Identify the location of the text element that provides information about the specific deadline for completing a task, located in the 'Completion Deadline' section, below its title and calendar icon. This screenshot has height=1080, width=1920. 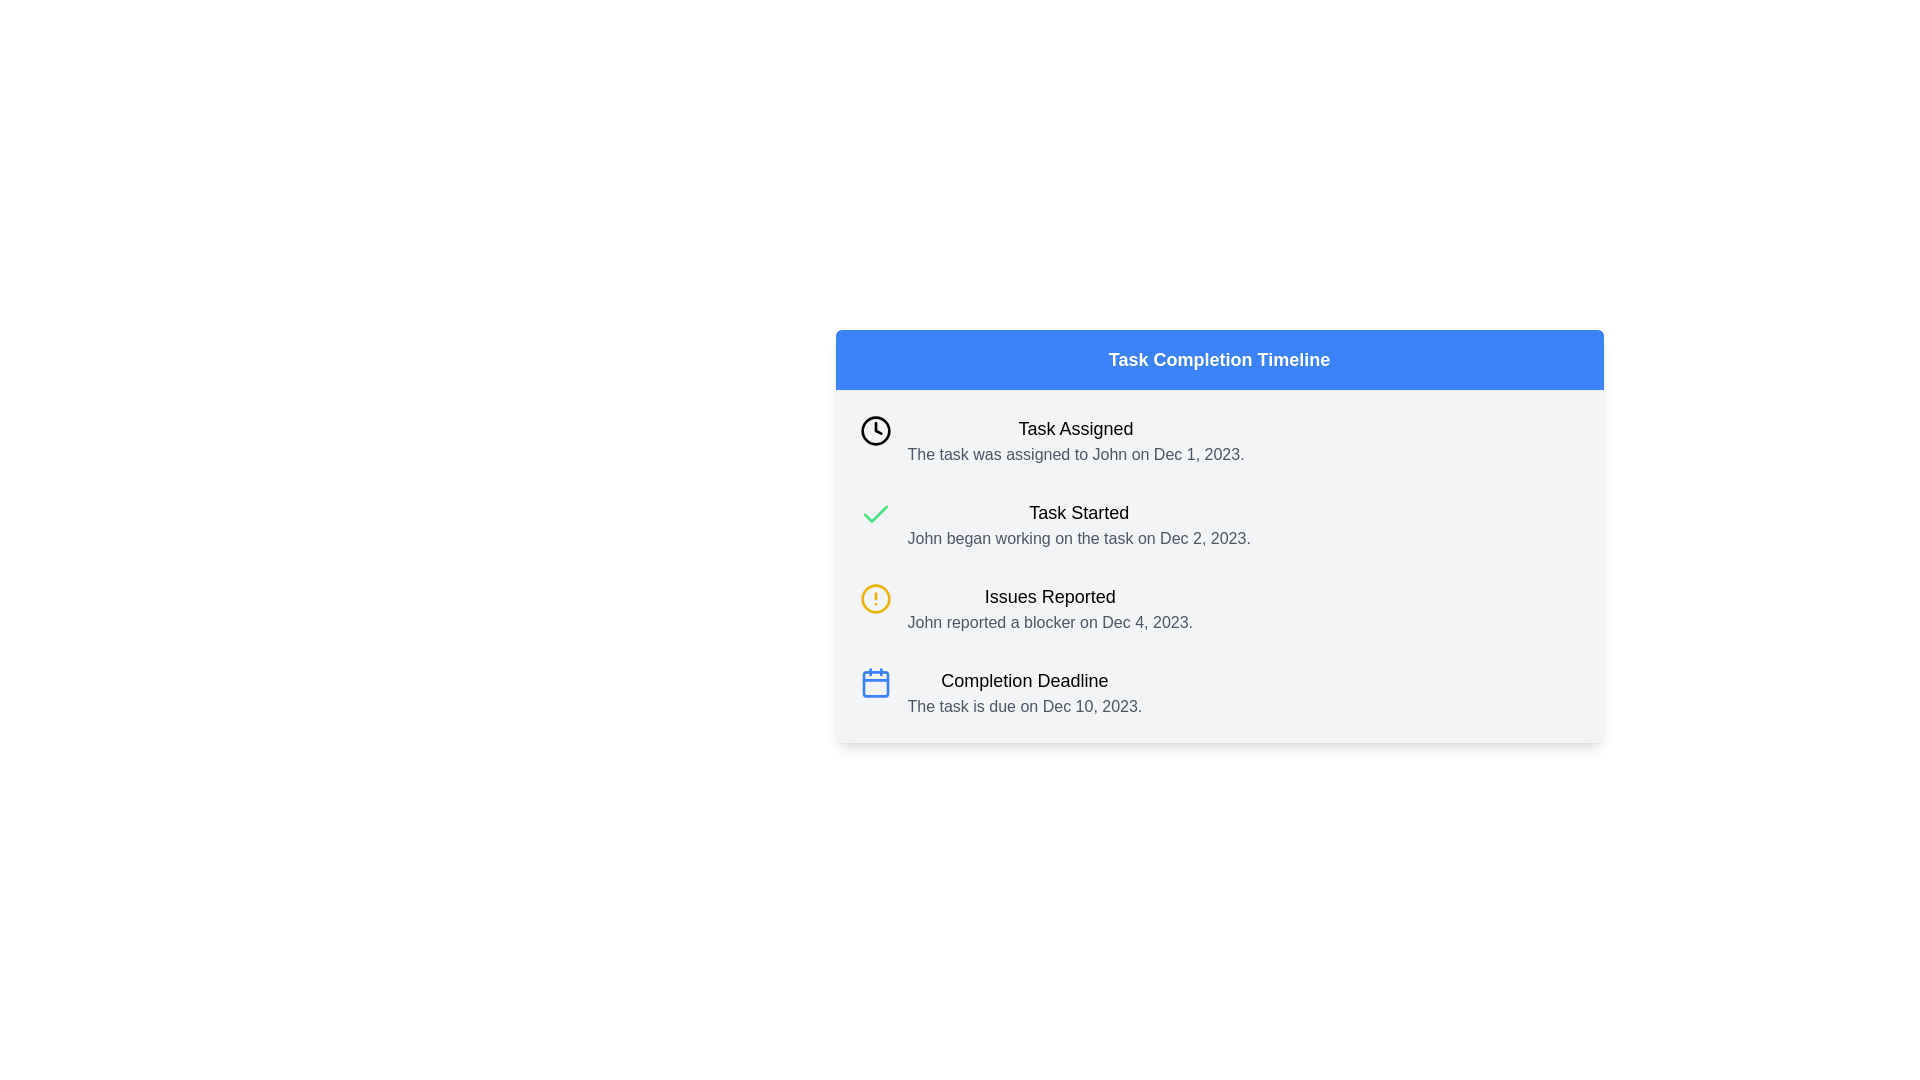
(1024, 705).